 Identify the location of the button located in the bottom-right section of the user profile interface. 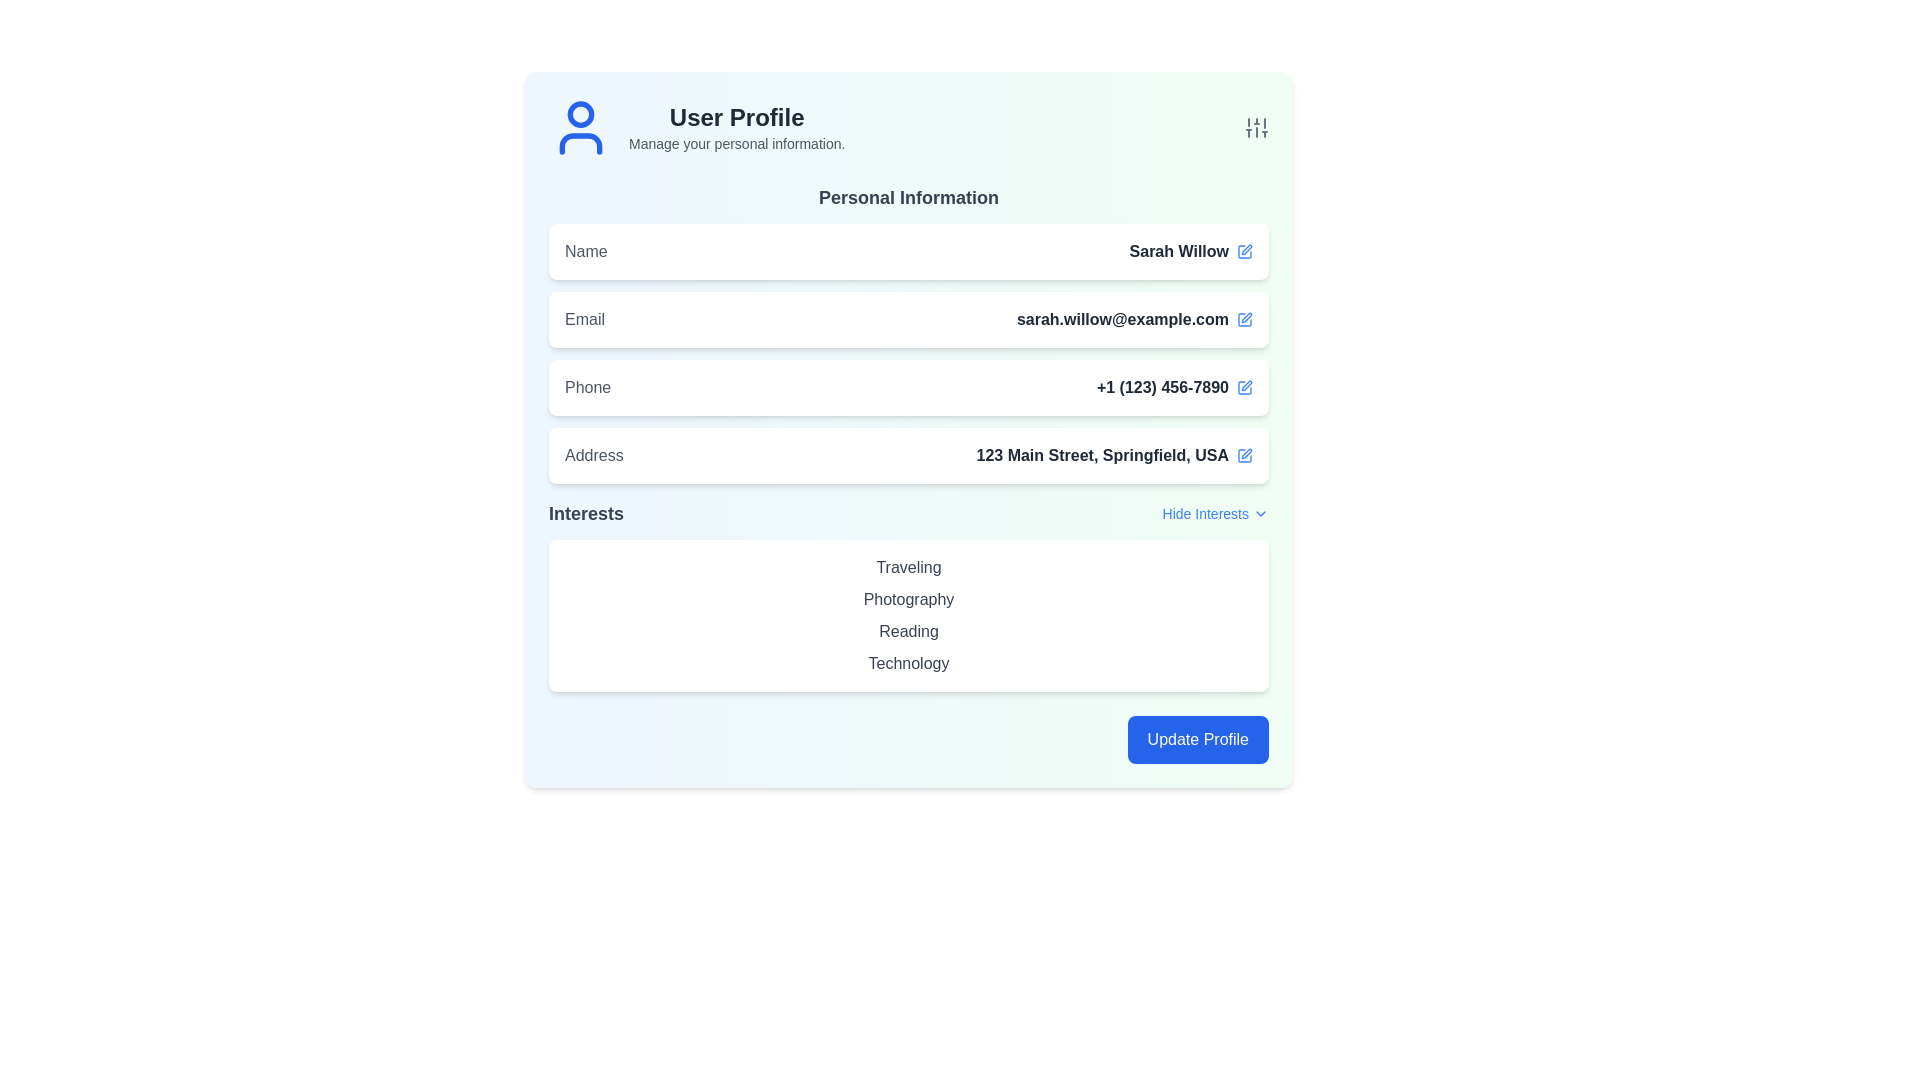
(1198, 740).